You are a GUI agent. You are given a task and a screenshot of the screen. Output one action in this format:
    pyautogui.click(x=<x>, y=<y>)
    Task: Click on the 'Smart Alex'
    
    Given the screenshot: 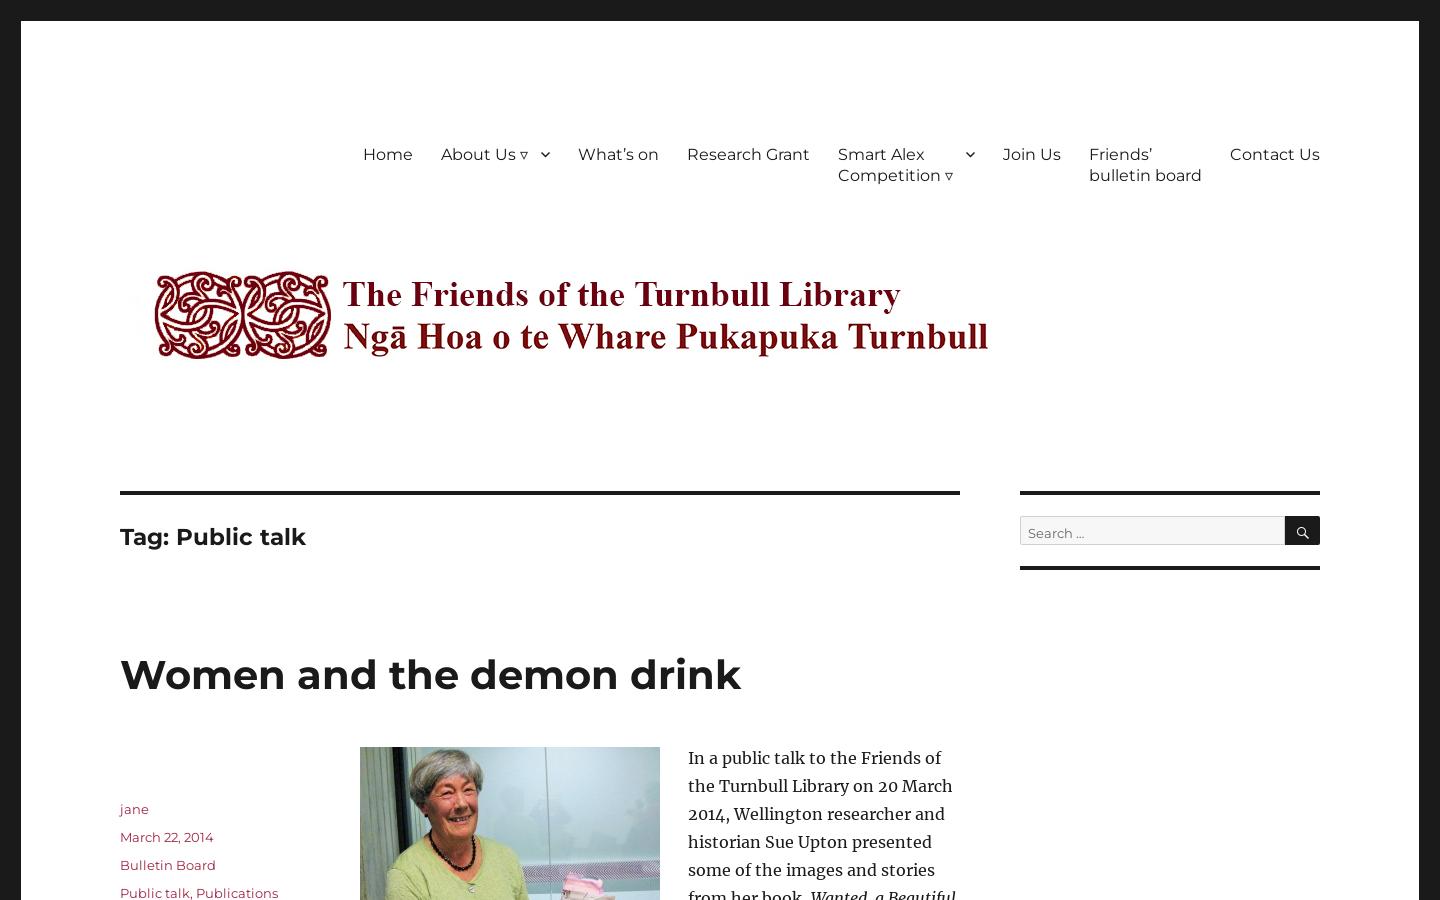 What is the action you would take?
    pyautogui.click(x=880, y=153)
    